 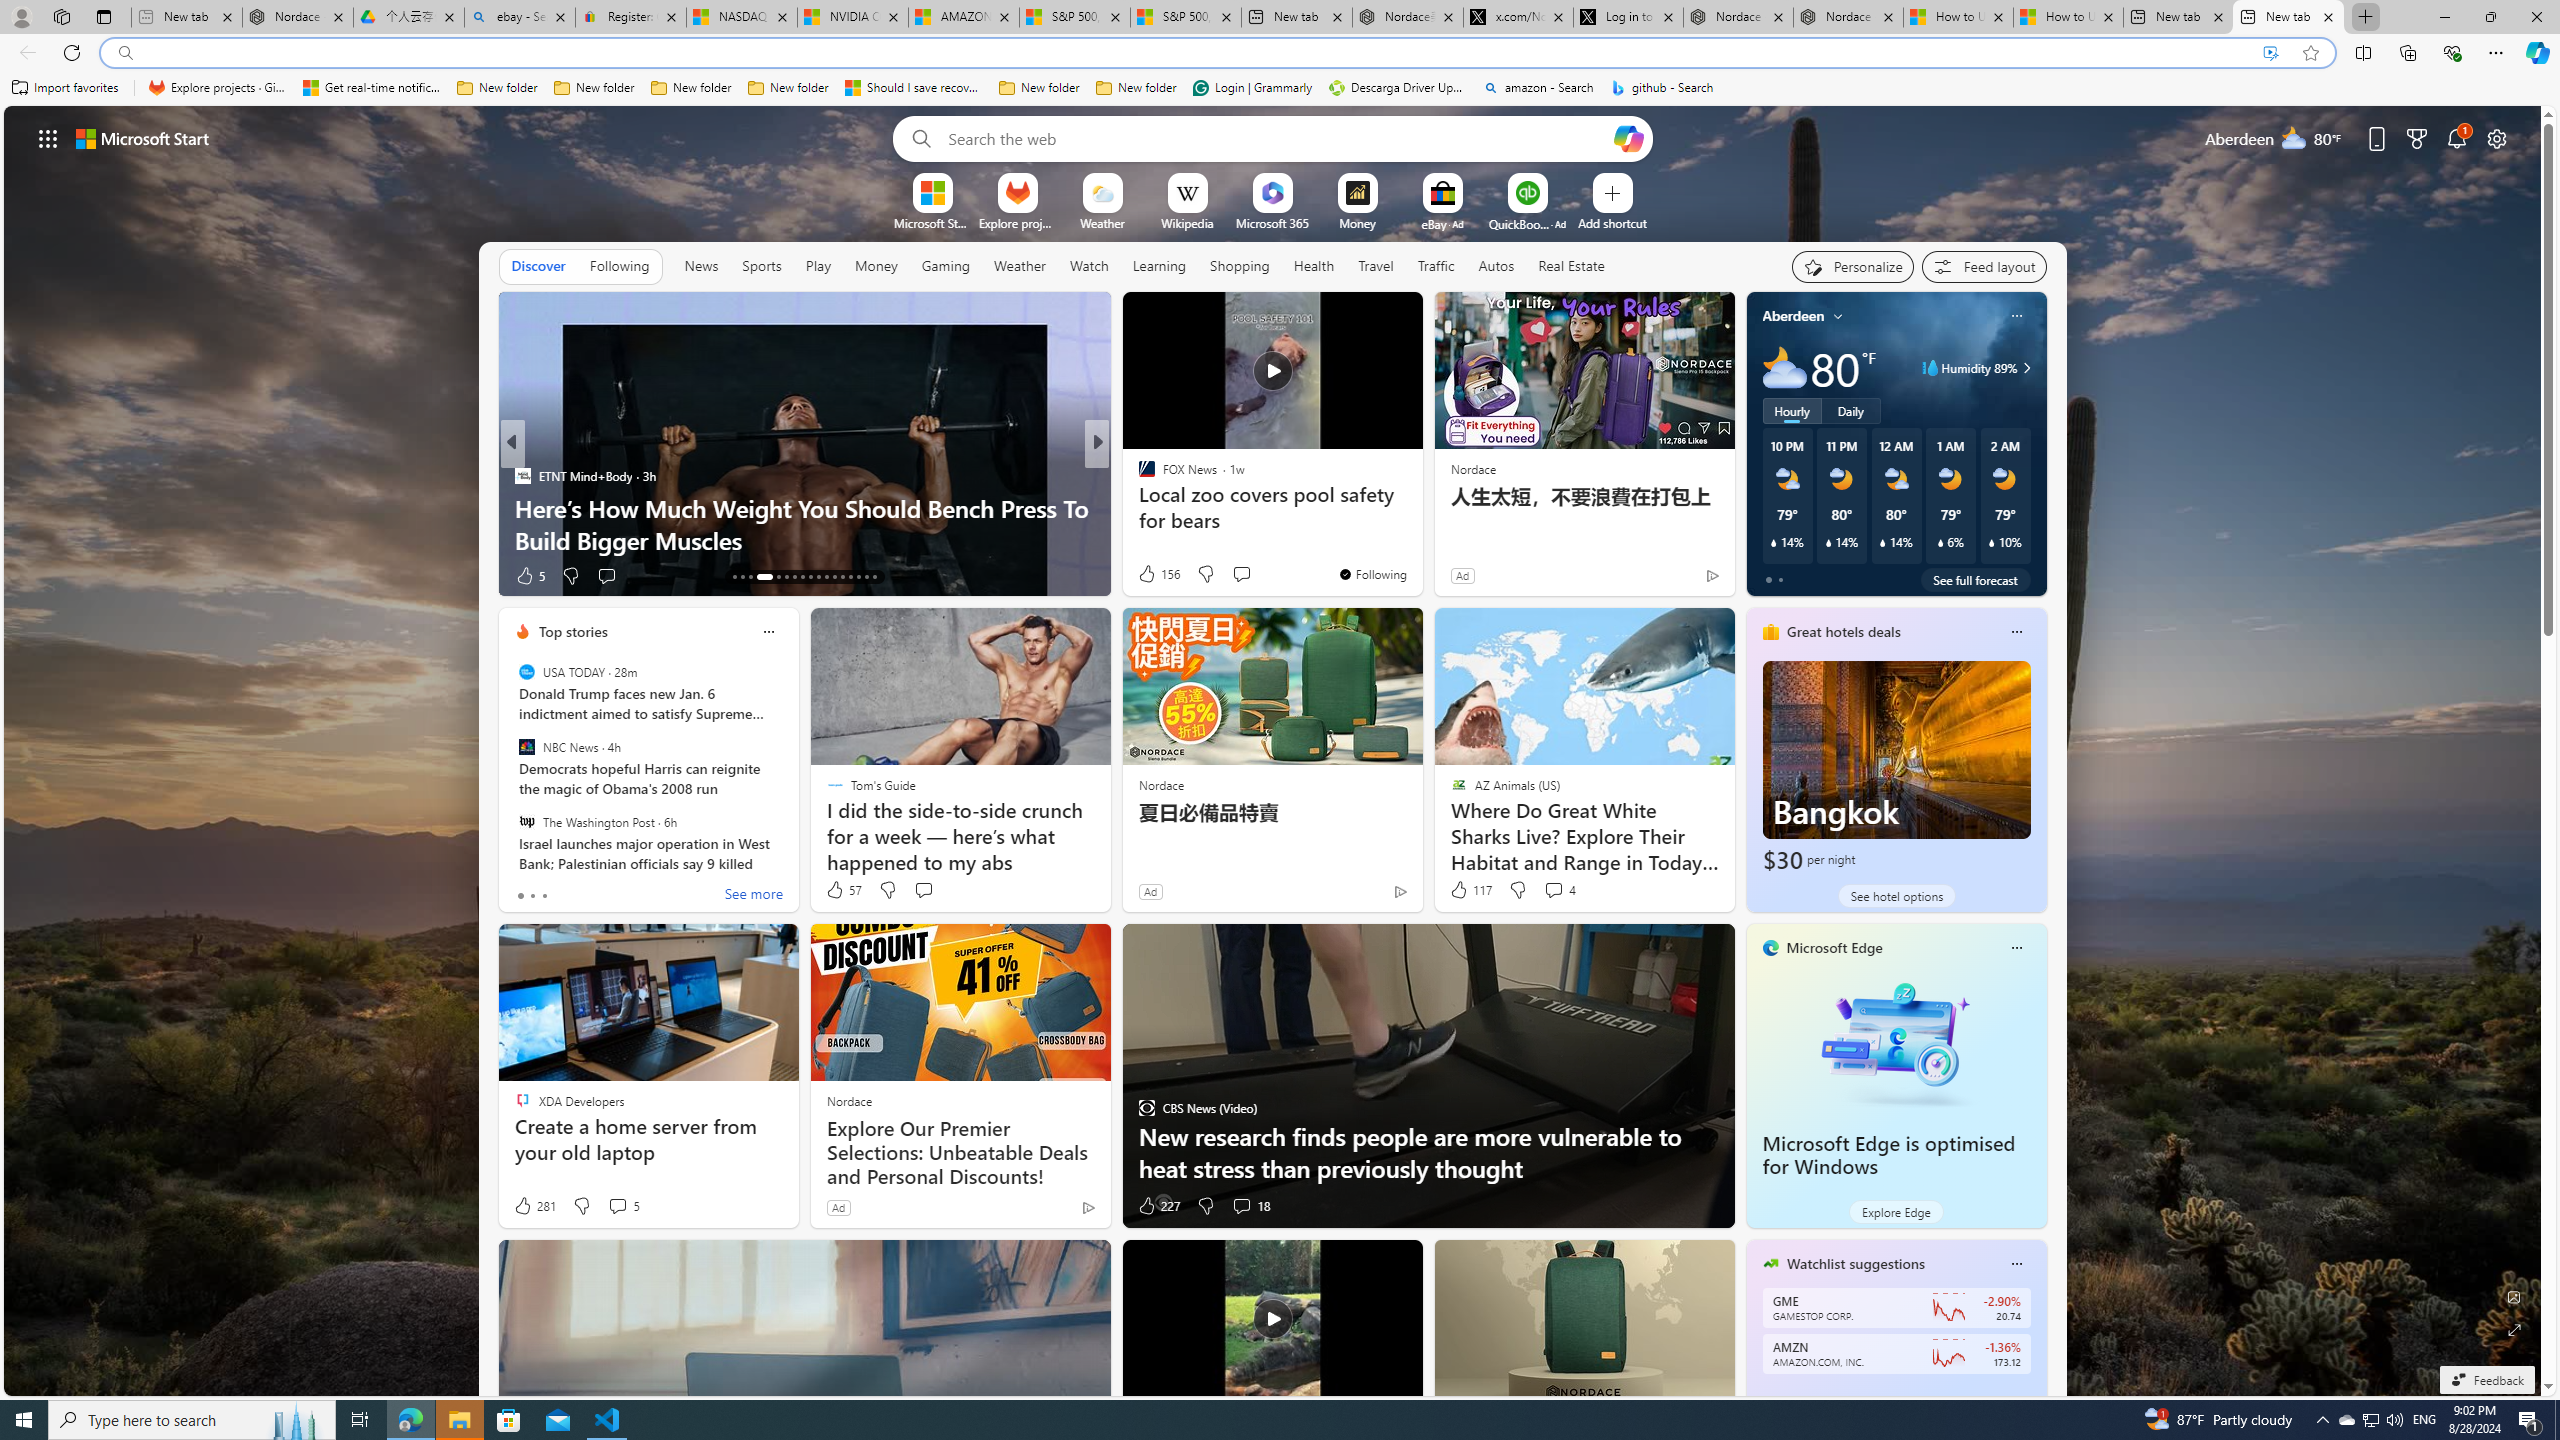 I want to click on 'Traffic', so click(x=1435, y=265).